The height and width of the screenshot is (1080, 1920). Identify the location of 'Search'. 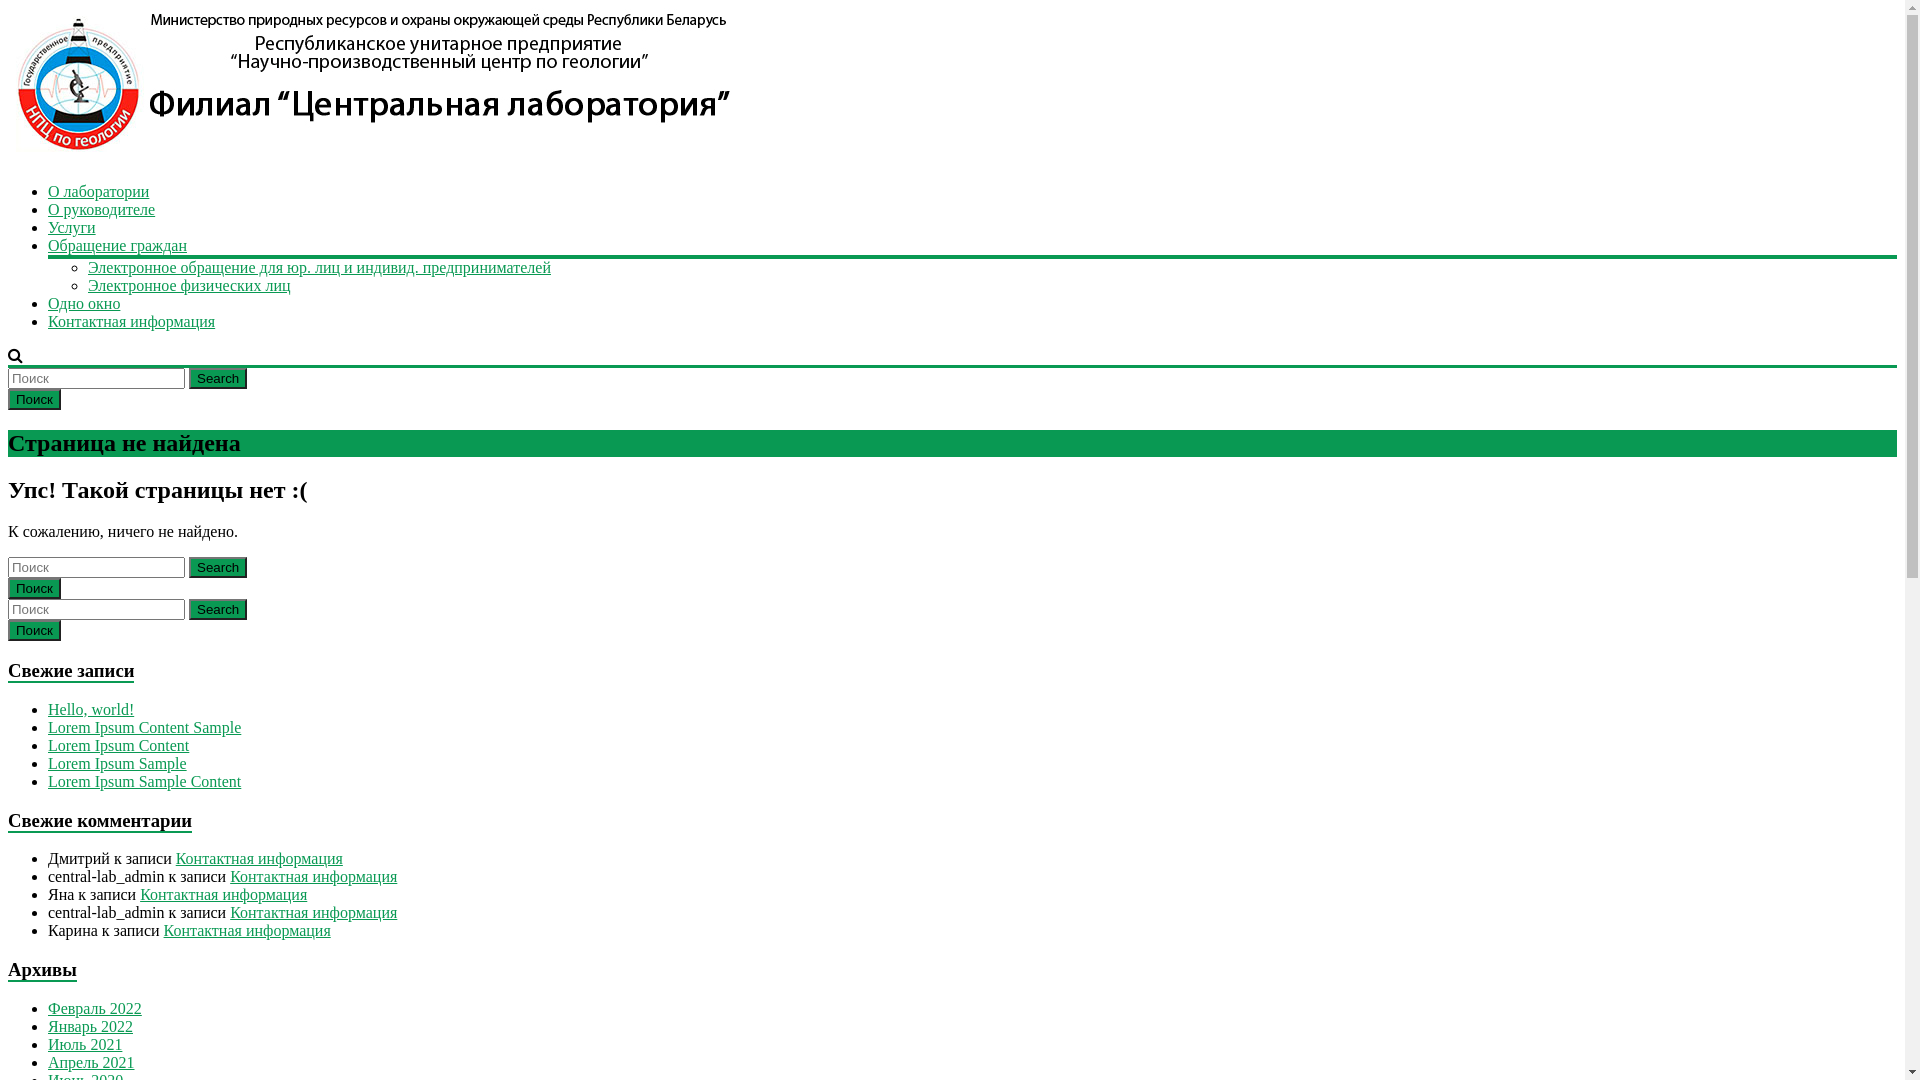
(217, 567).